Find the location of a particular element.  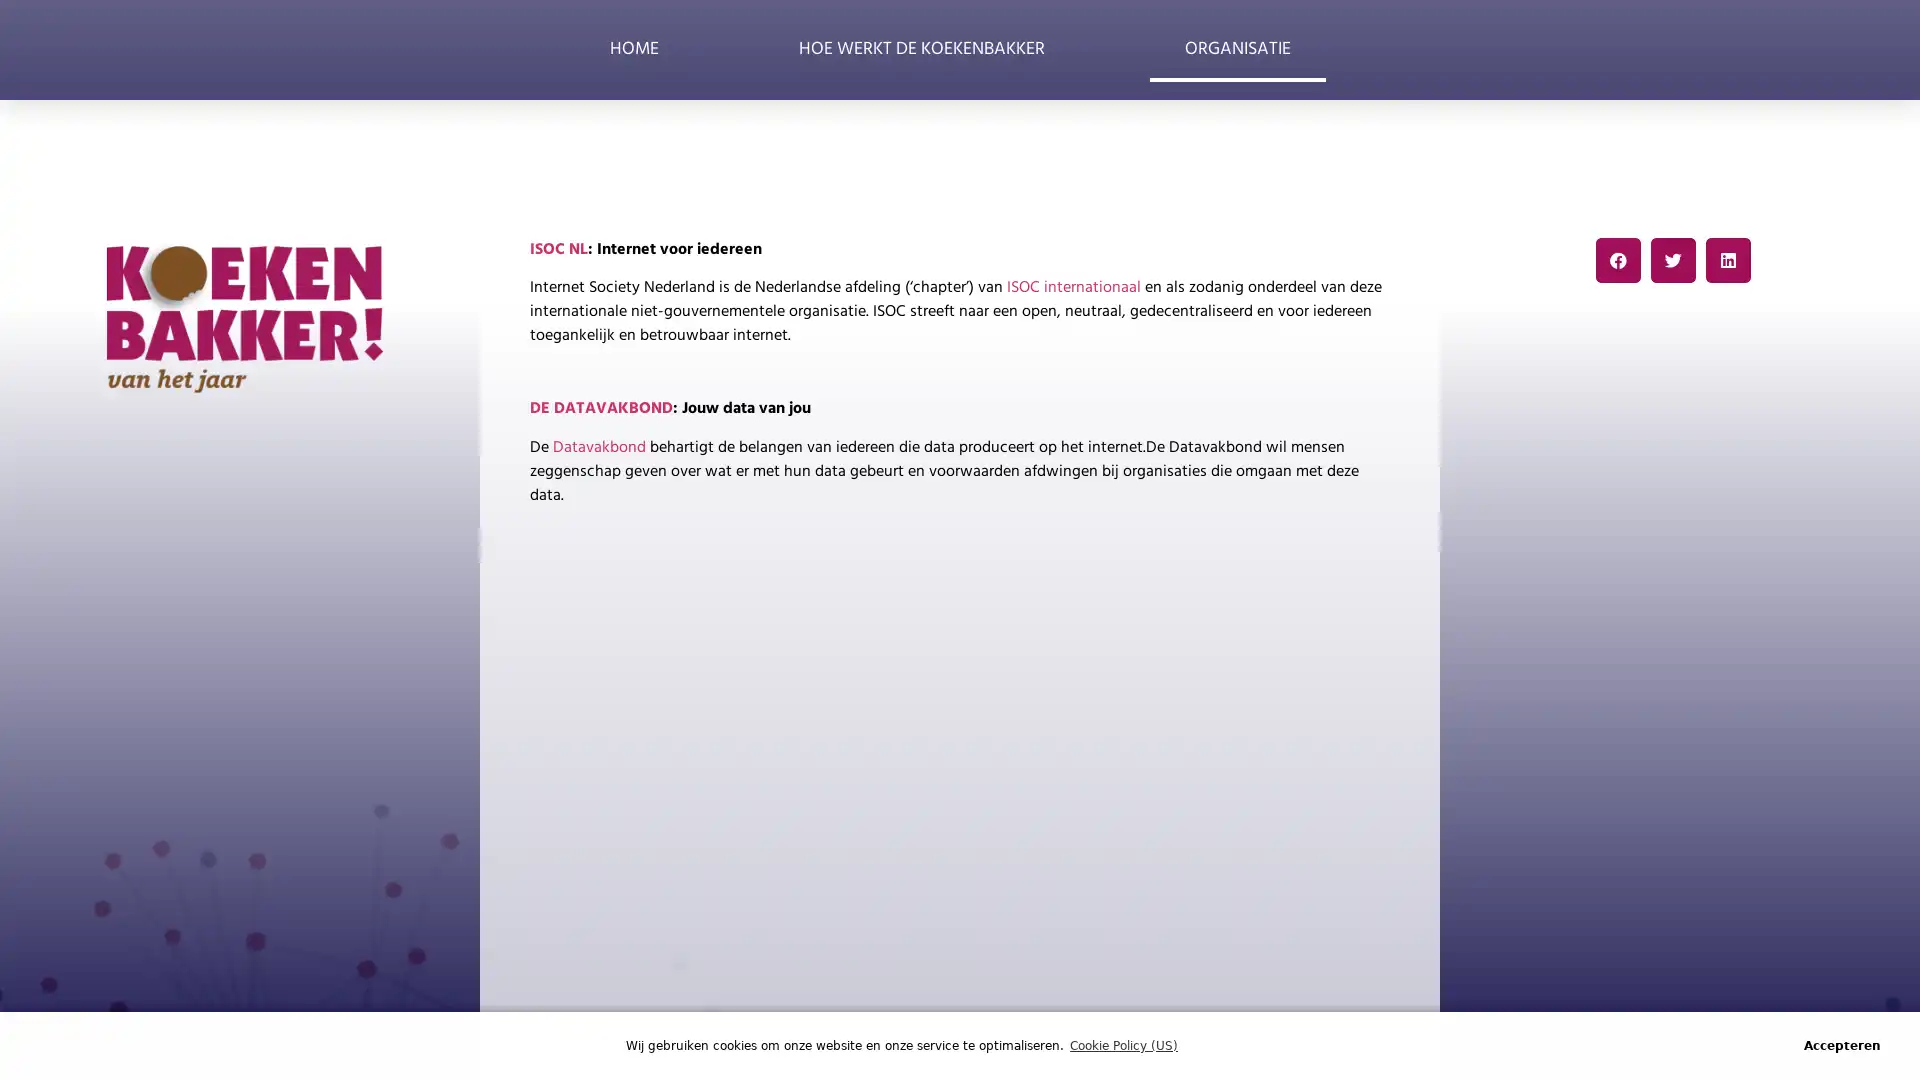

dismiss cookie message is located at coordinates (1841, 1044).